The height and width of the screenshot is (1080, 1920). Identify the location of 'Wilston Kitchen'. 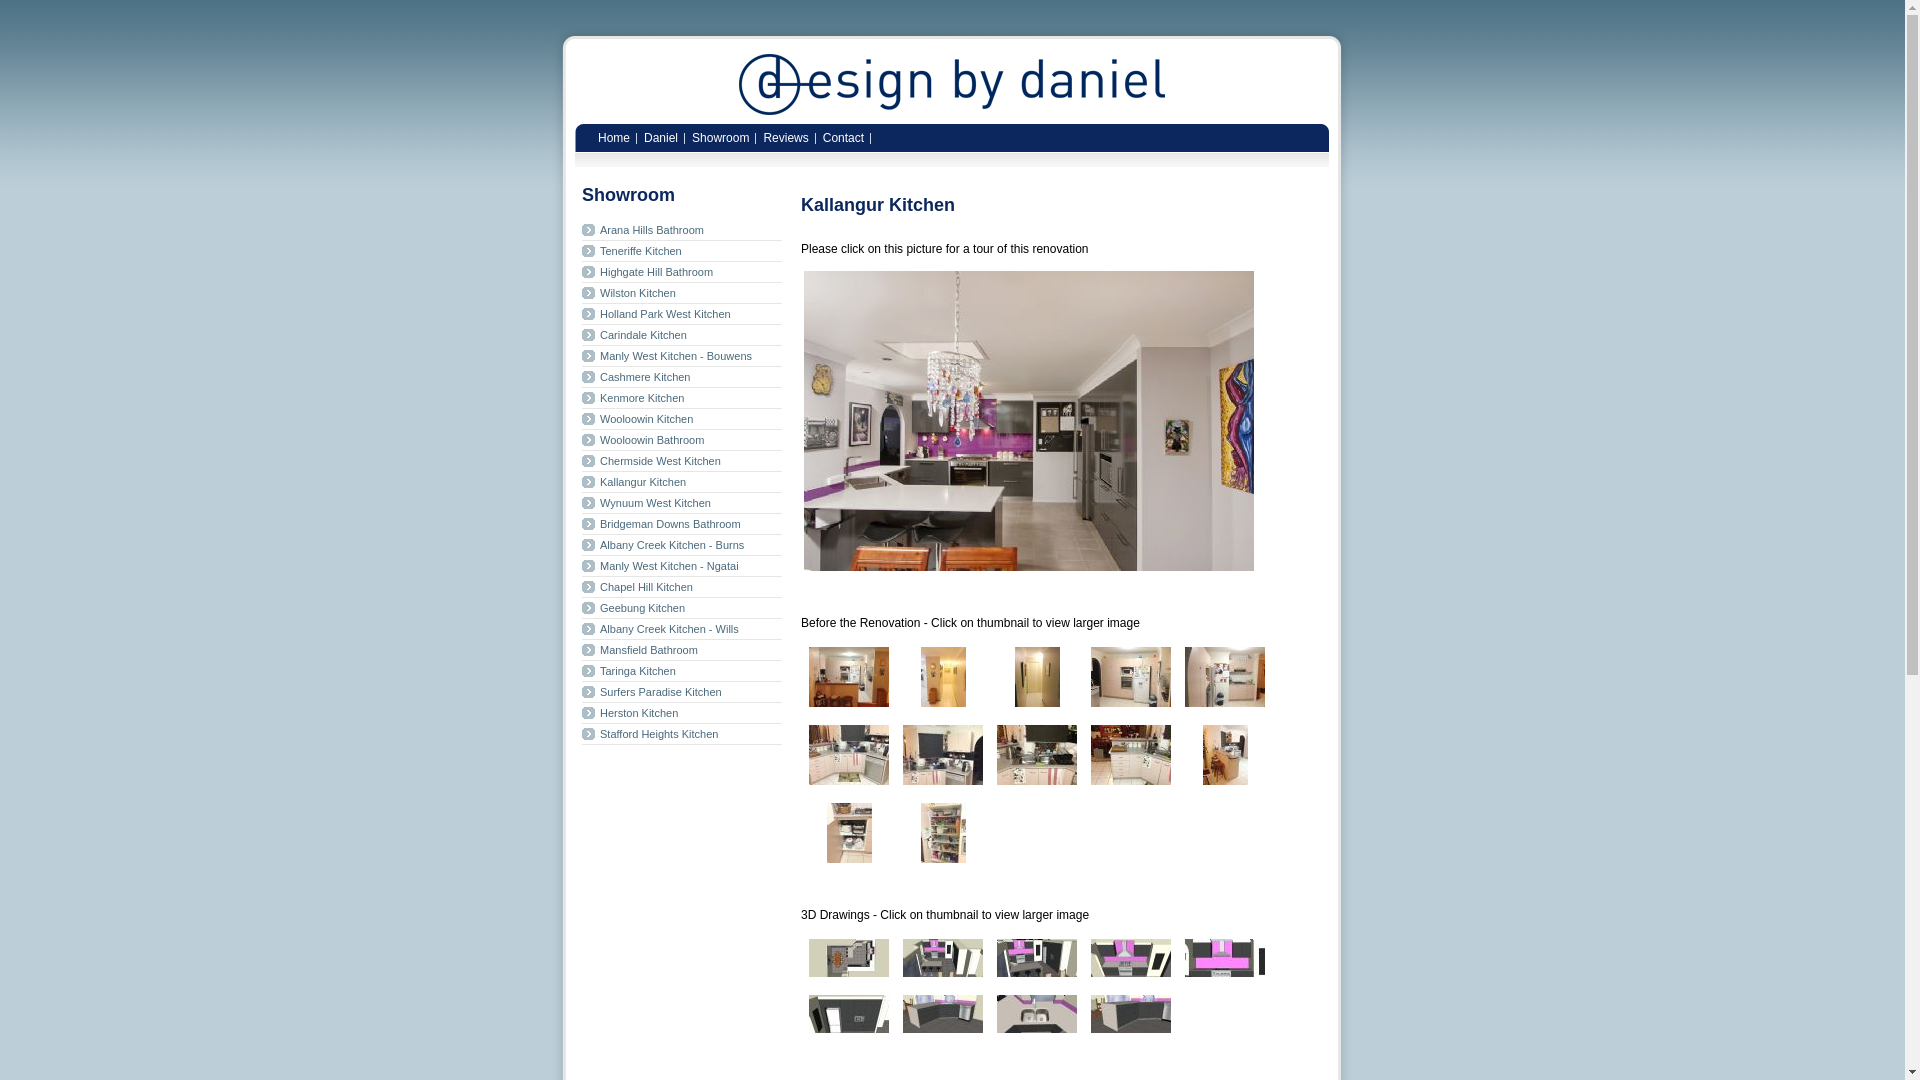
(681, 293).